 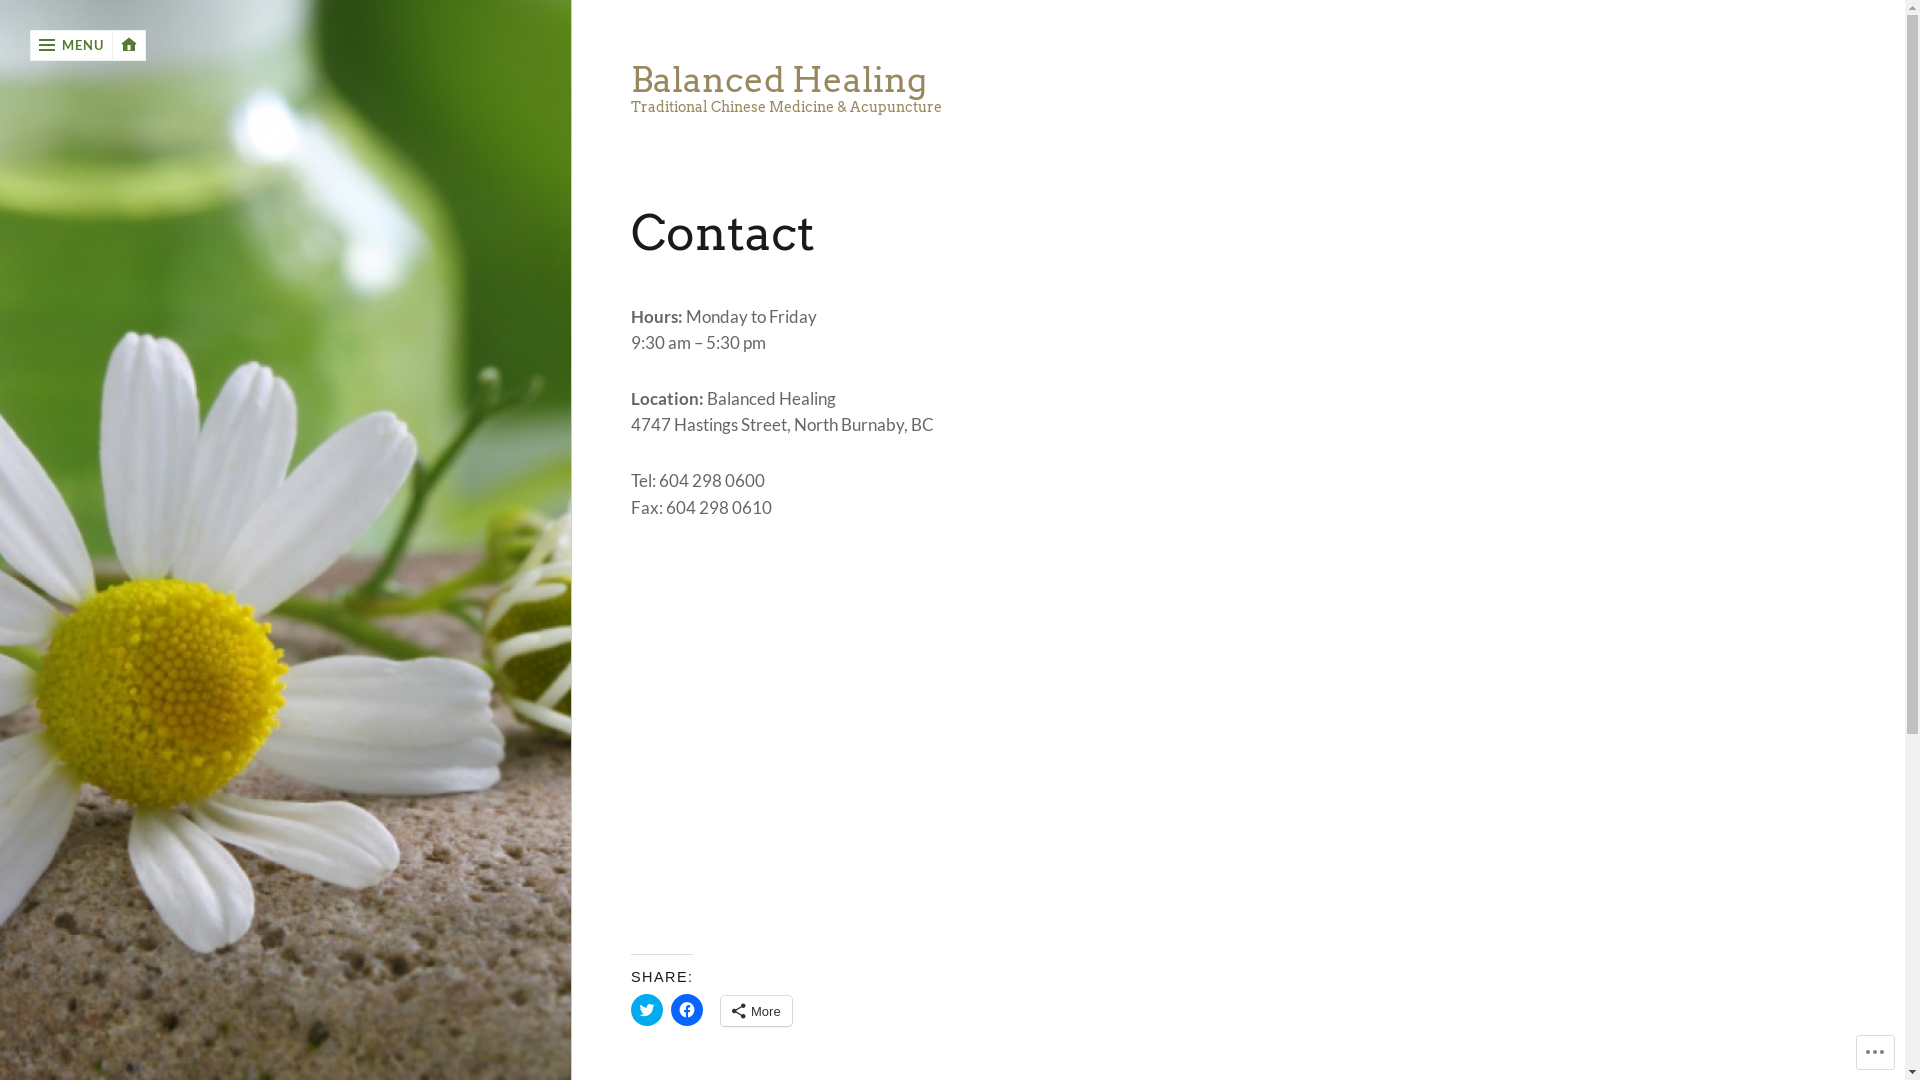 What do you see at coordinates (71, 45) in the screenshot?
I see `'MENU'` at bounding box center [71, 45].